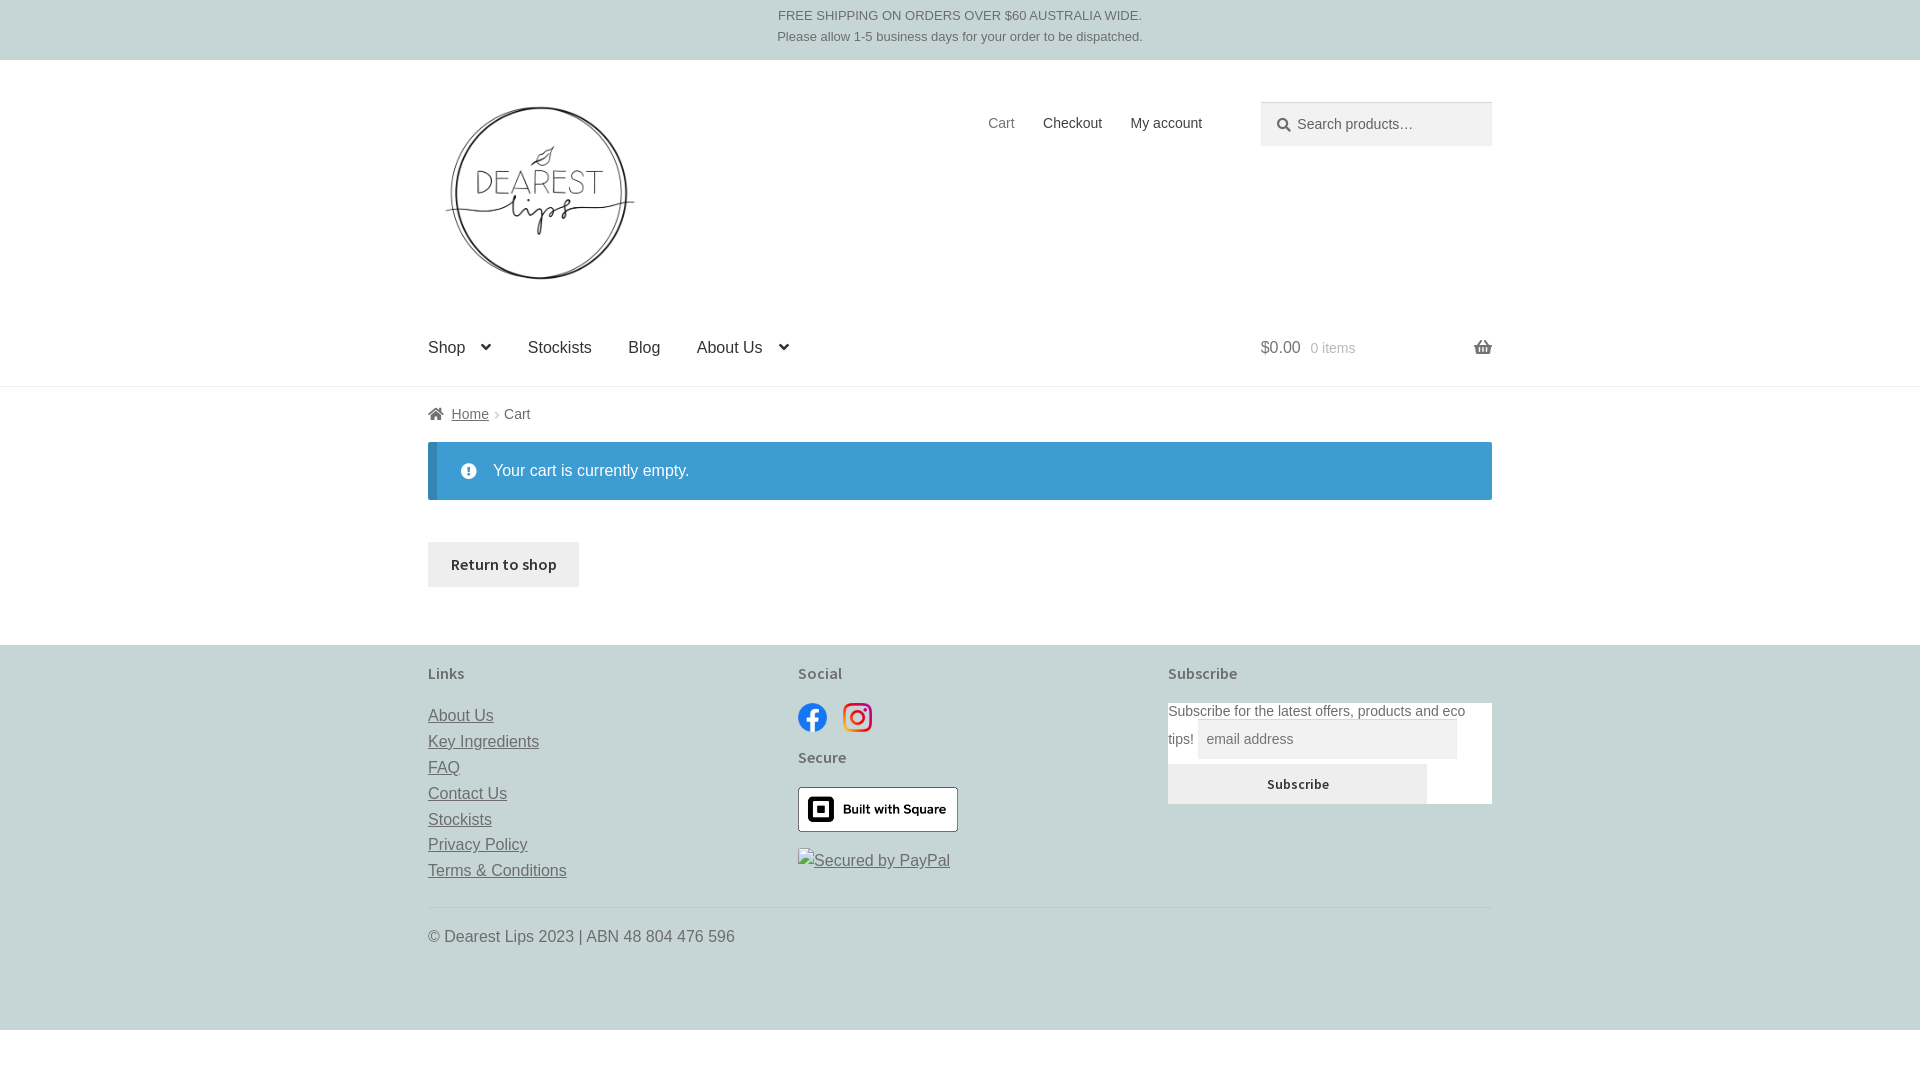 Image resolution: width=1920 pixels, height=1080 pixels. I want to click on '$0.00 0 items', so click(1375, 346).